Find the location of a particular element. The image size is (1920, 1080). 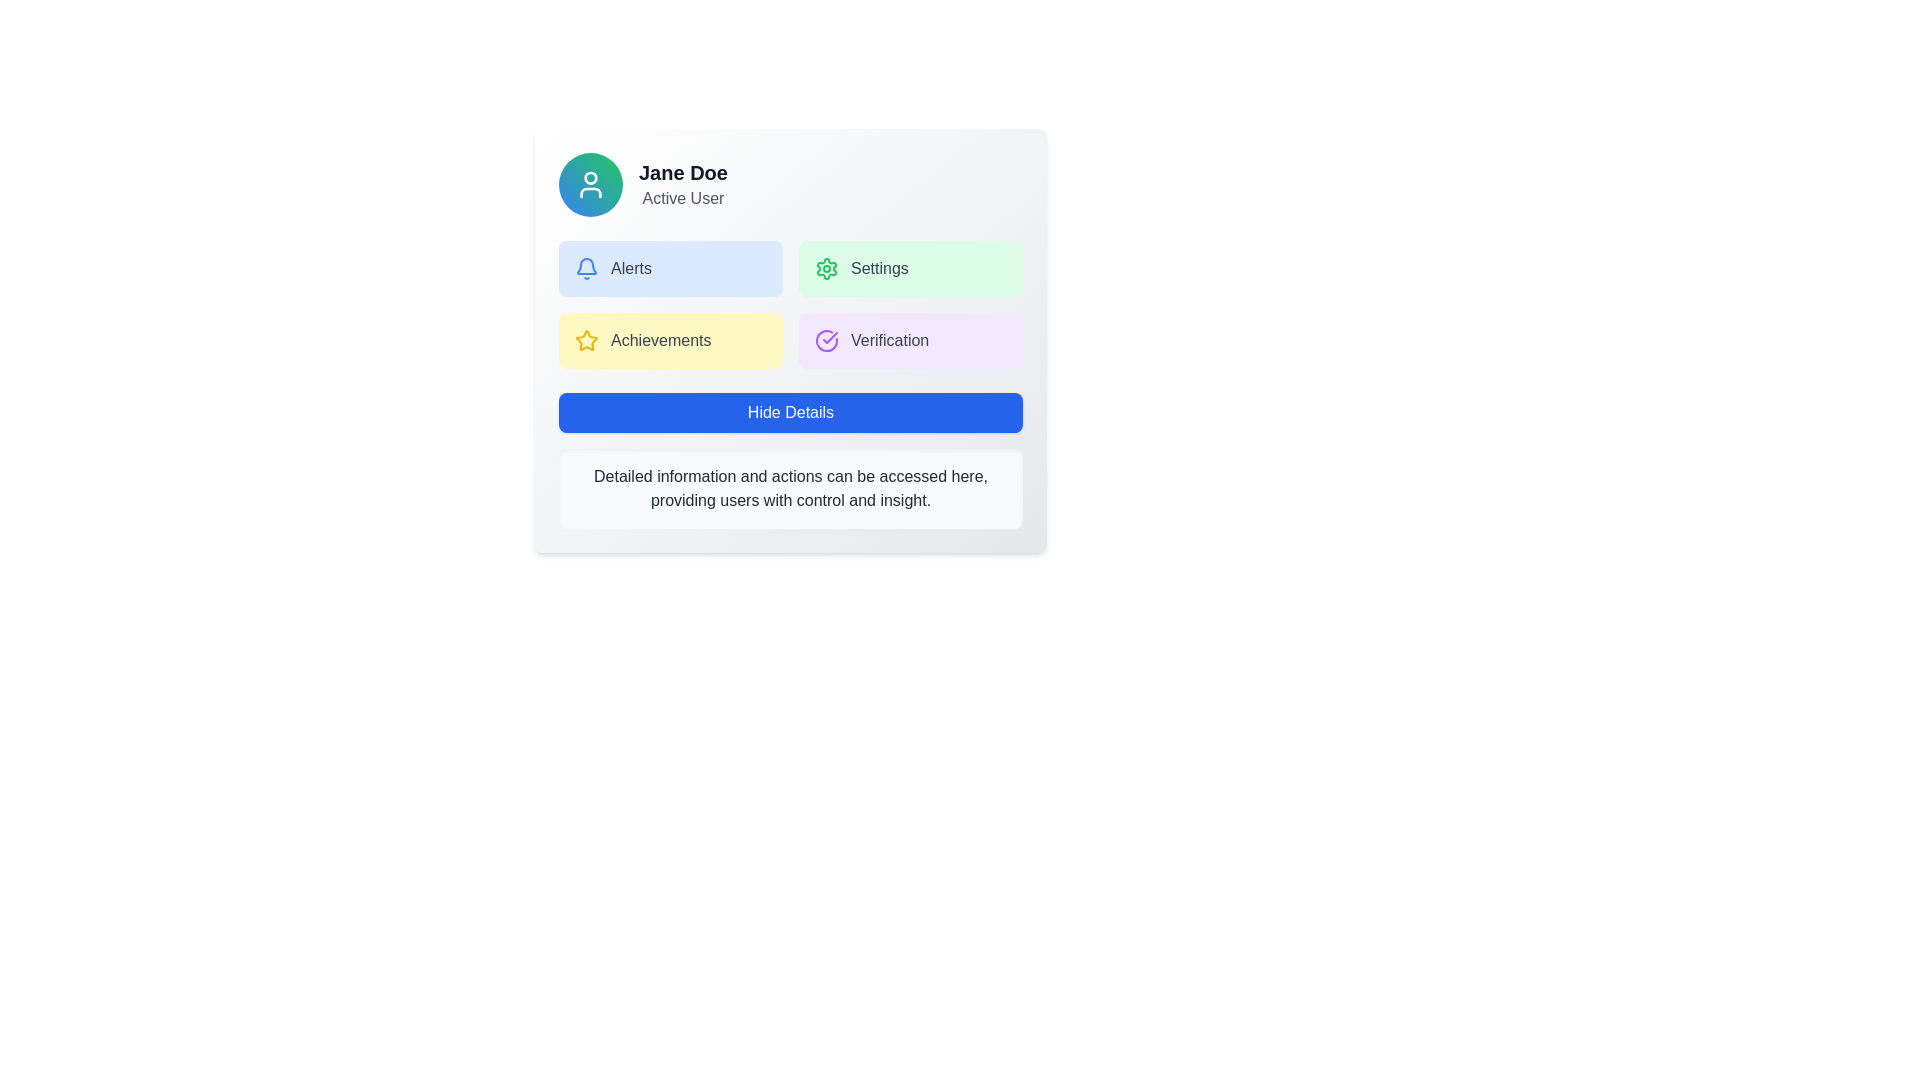

the 'Hide Details' button, which is a rectangular button with a blue gradient background and the text in bold white font is located at coordinates (790, 411).